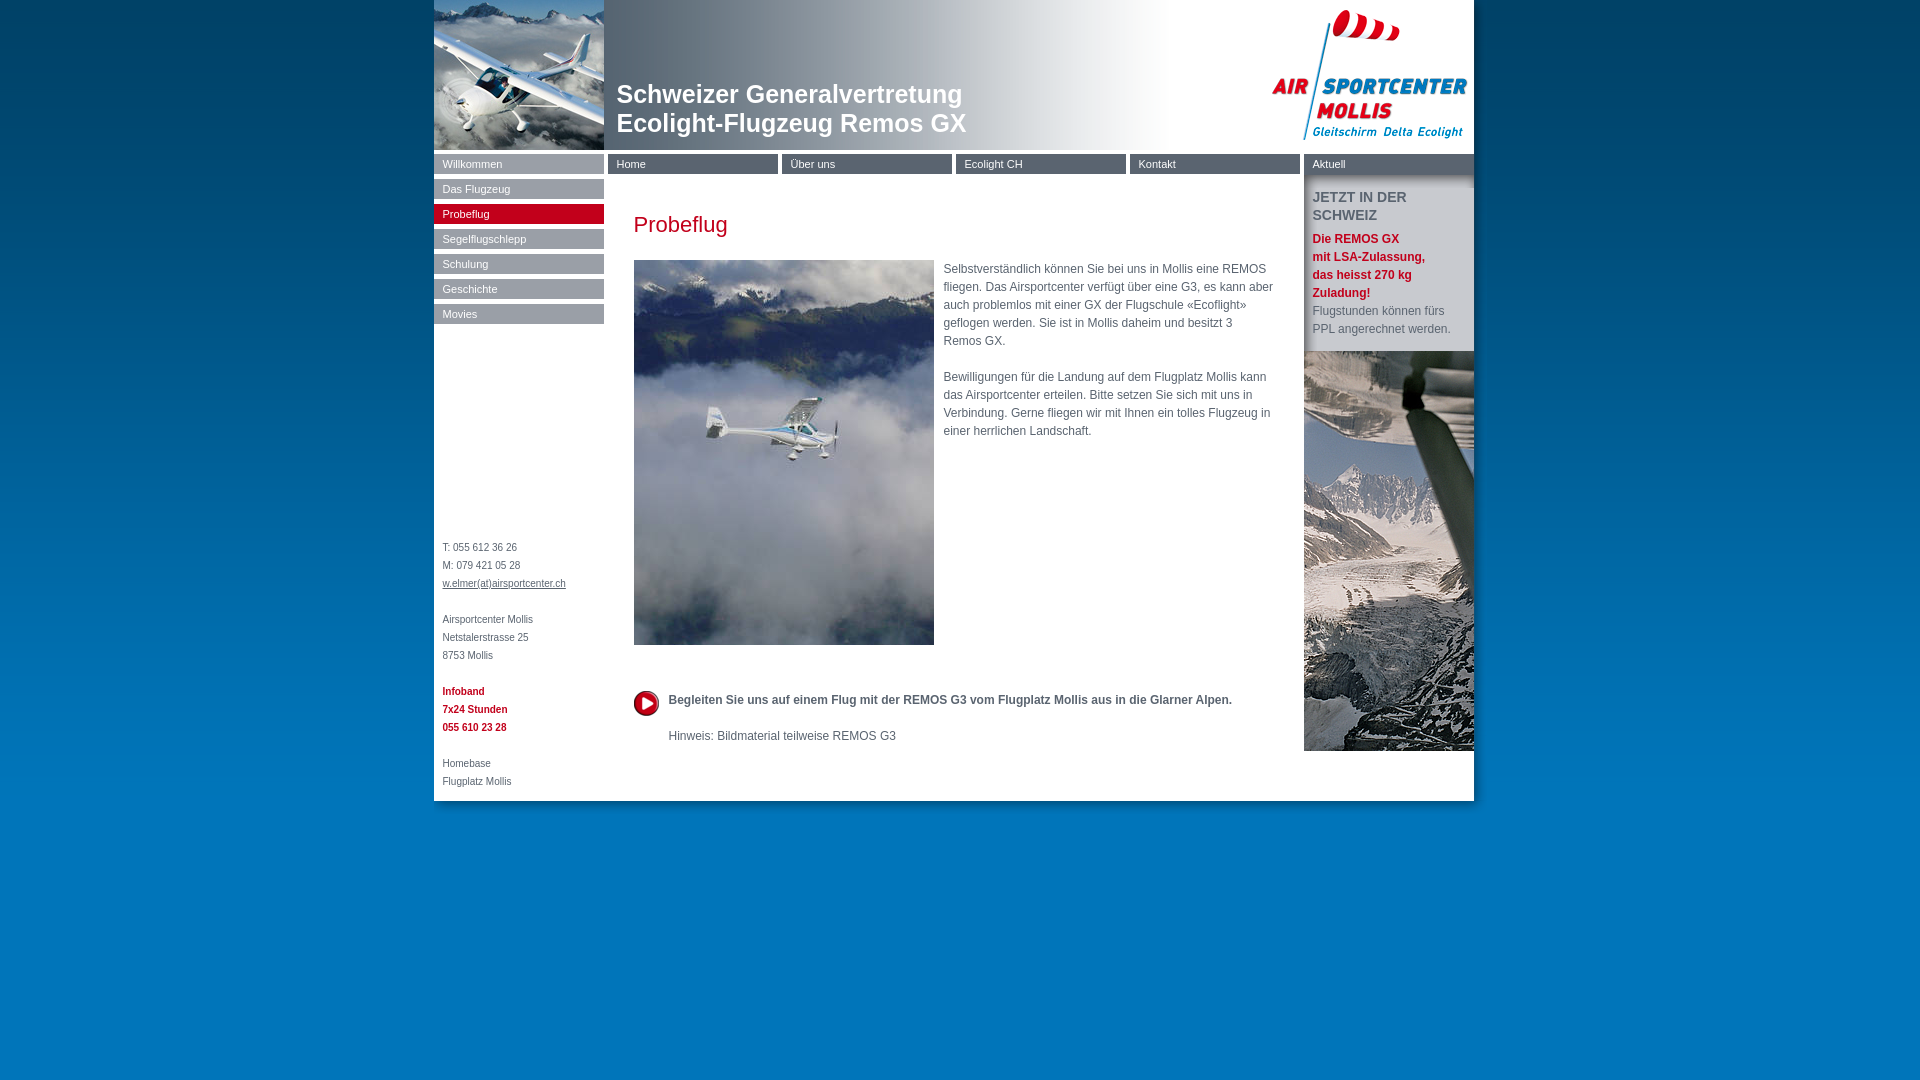 The image size is (1920, 1080). I want to click on 'Geschichte', so click(432, 289).